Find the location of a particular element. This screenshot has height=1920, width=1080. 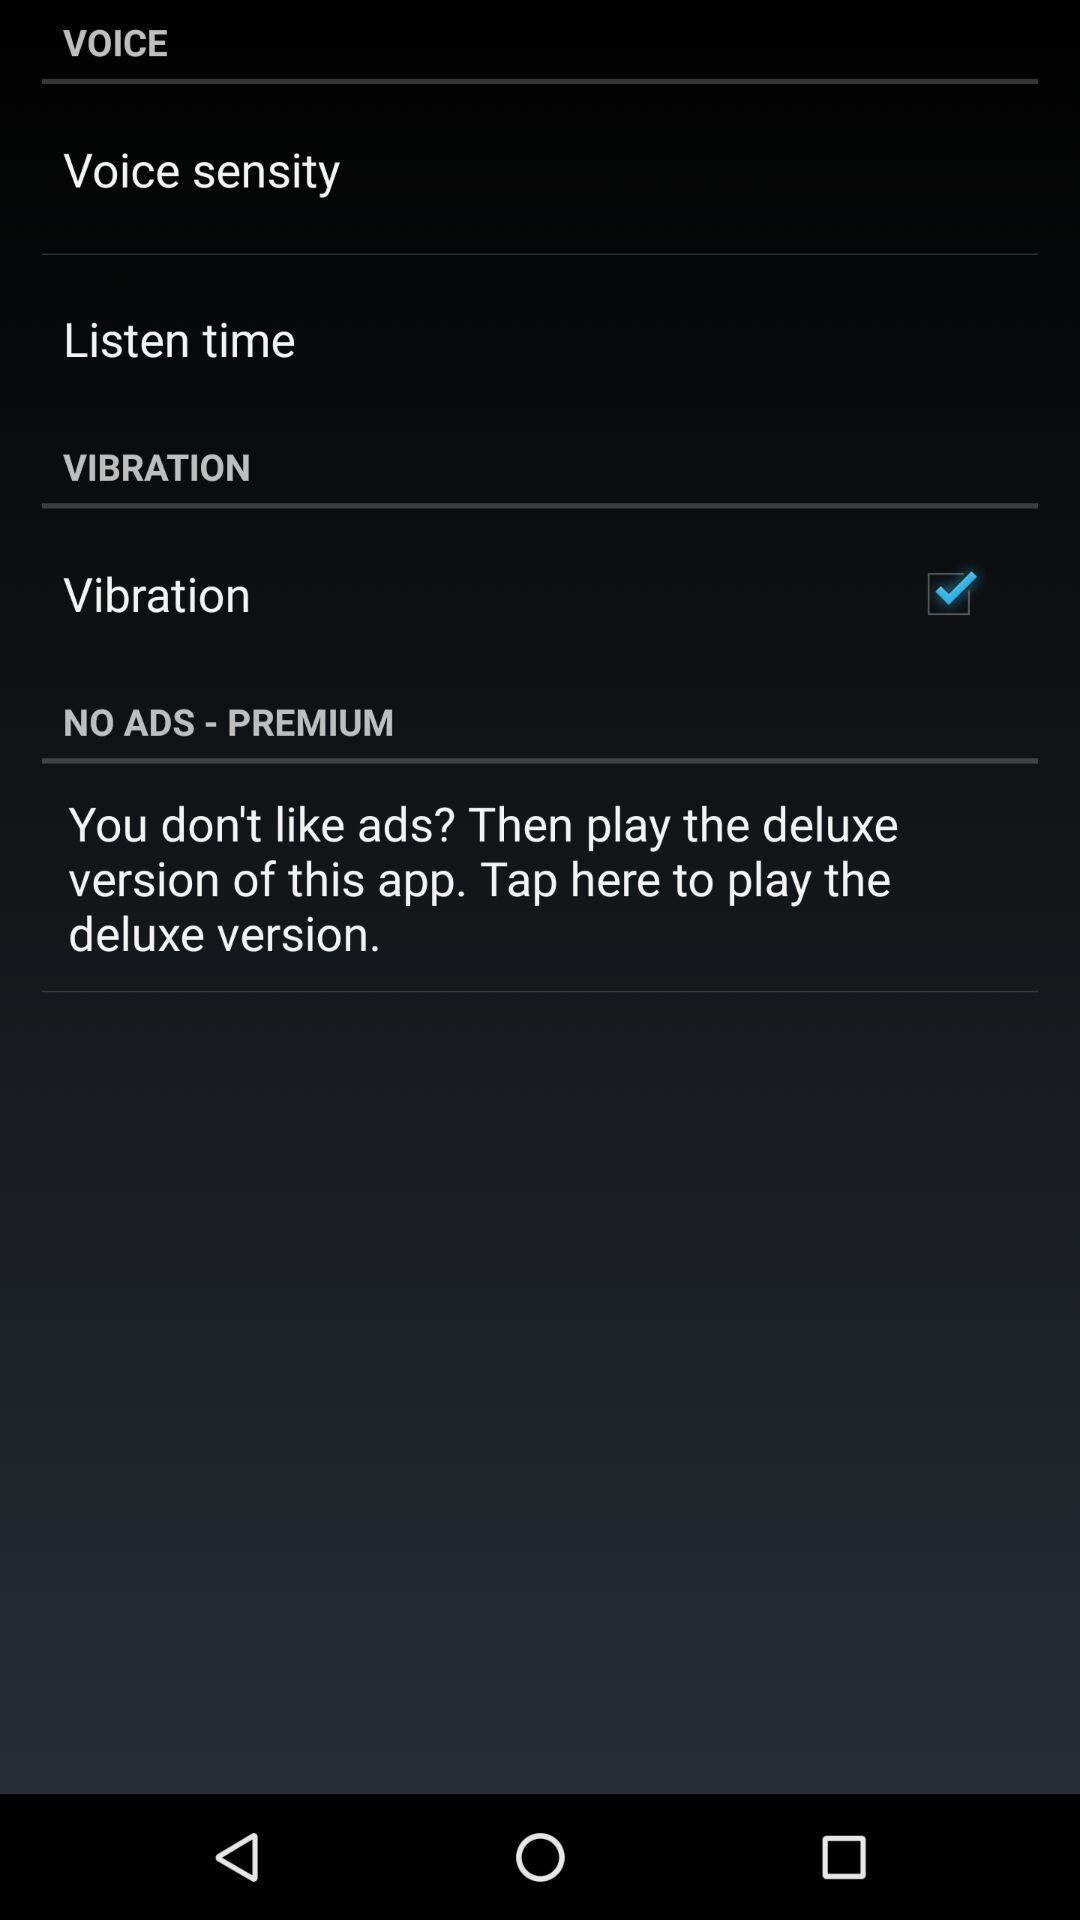

item below the voice sensity icon is located at coordinates (178, 338).